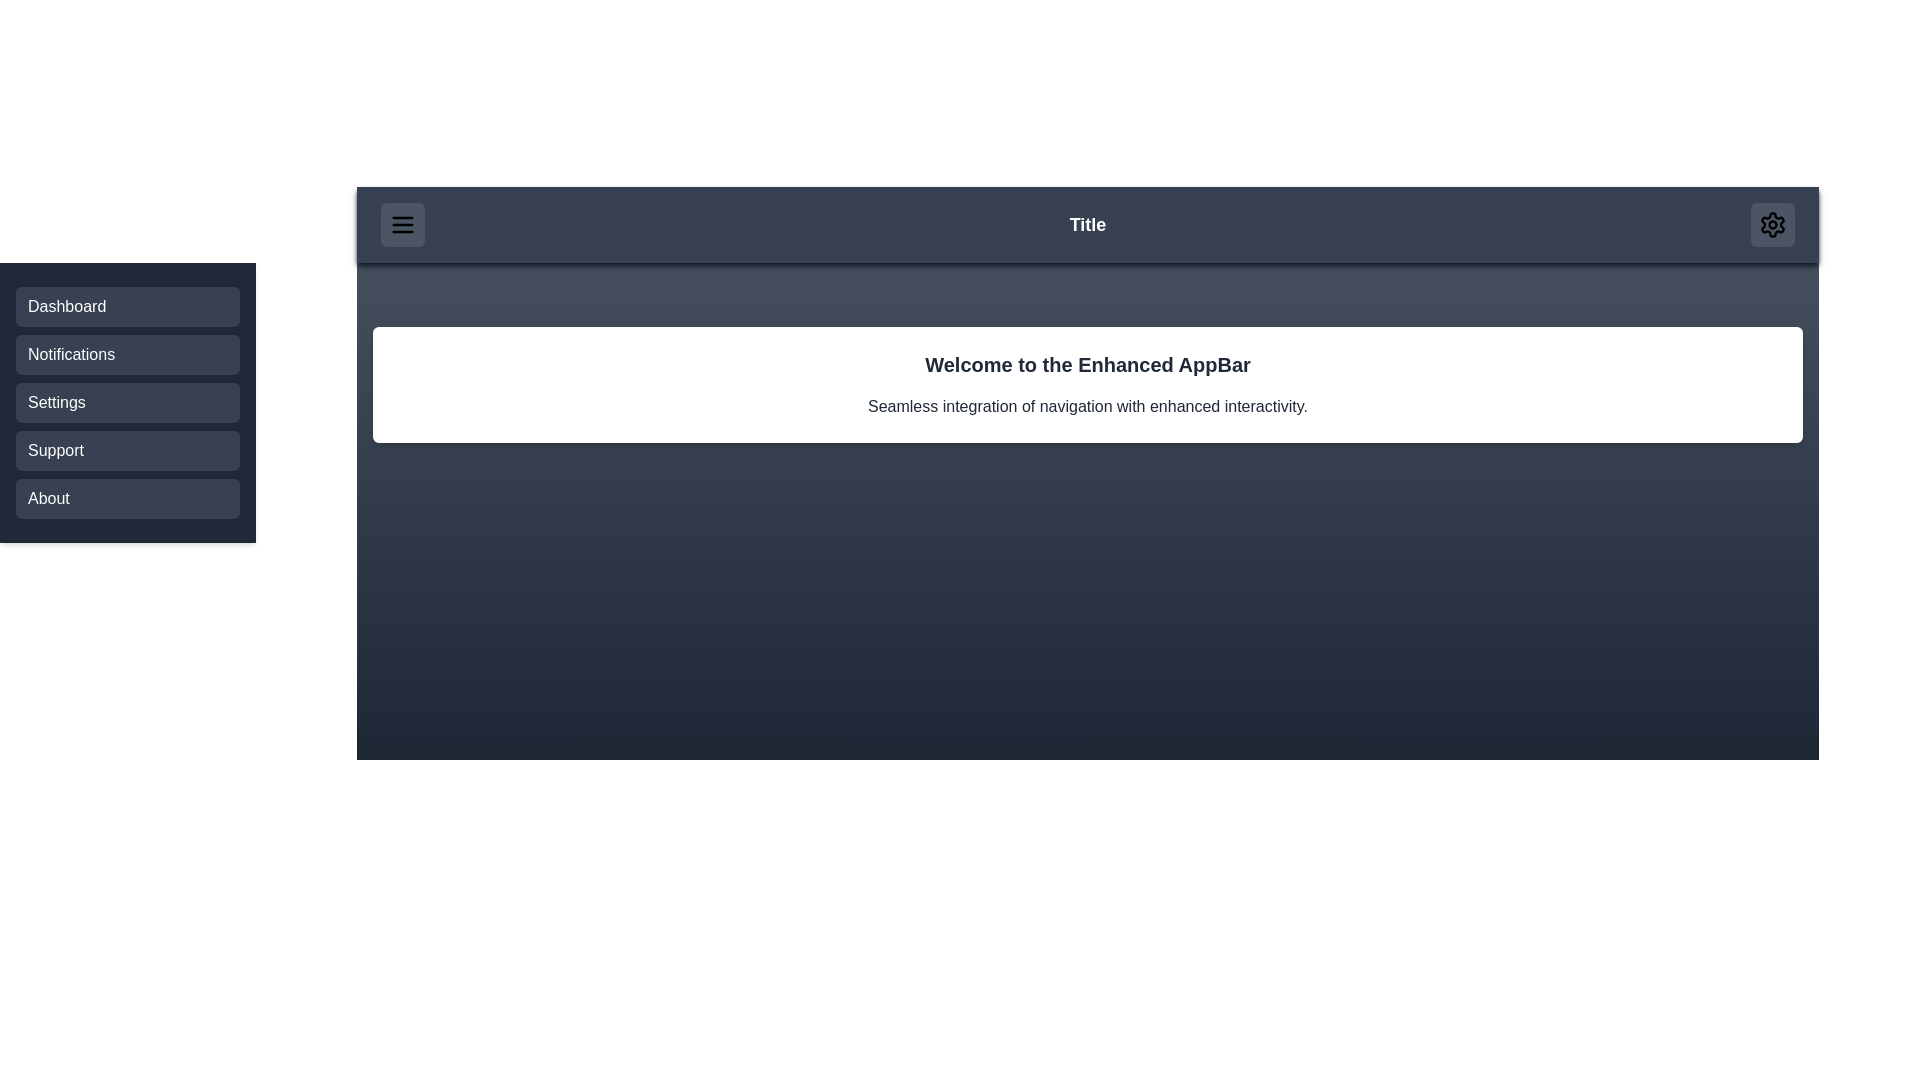  I want to click on the text 'Welcome to the Enhanced AppBar' in the main content area, so click(397, 350).